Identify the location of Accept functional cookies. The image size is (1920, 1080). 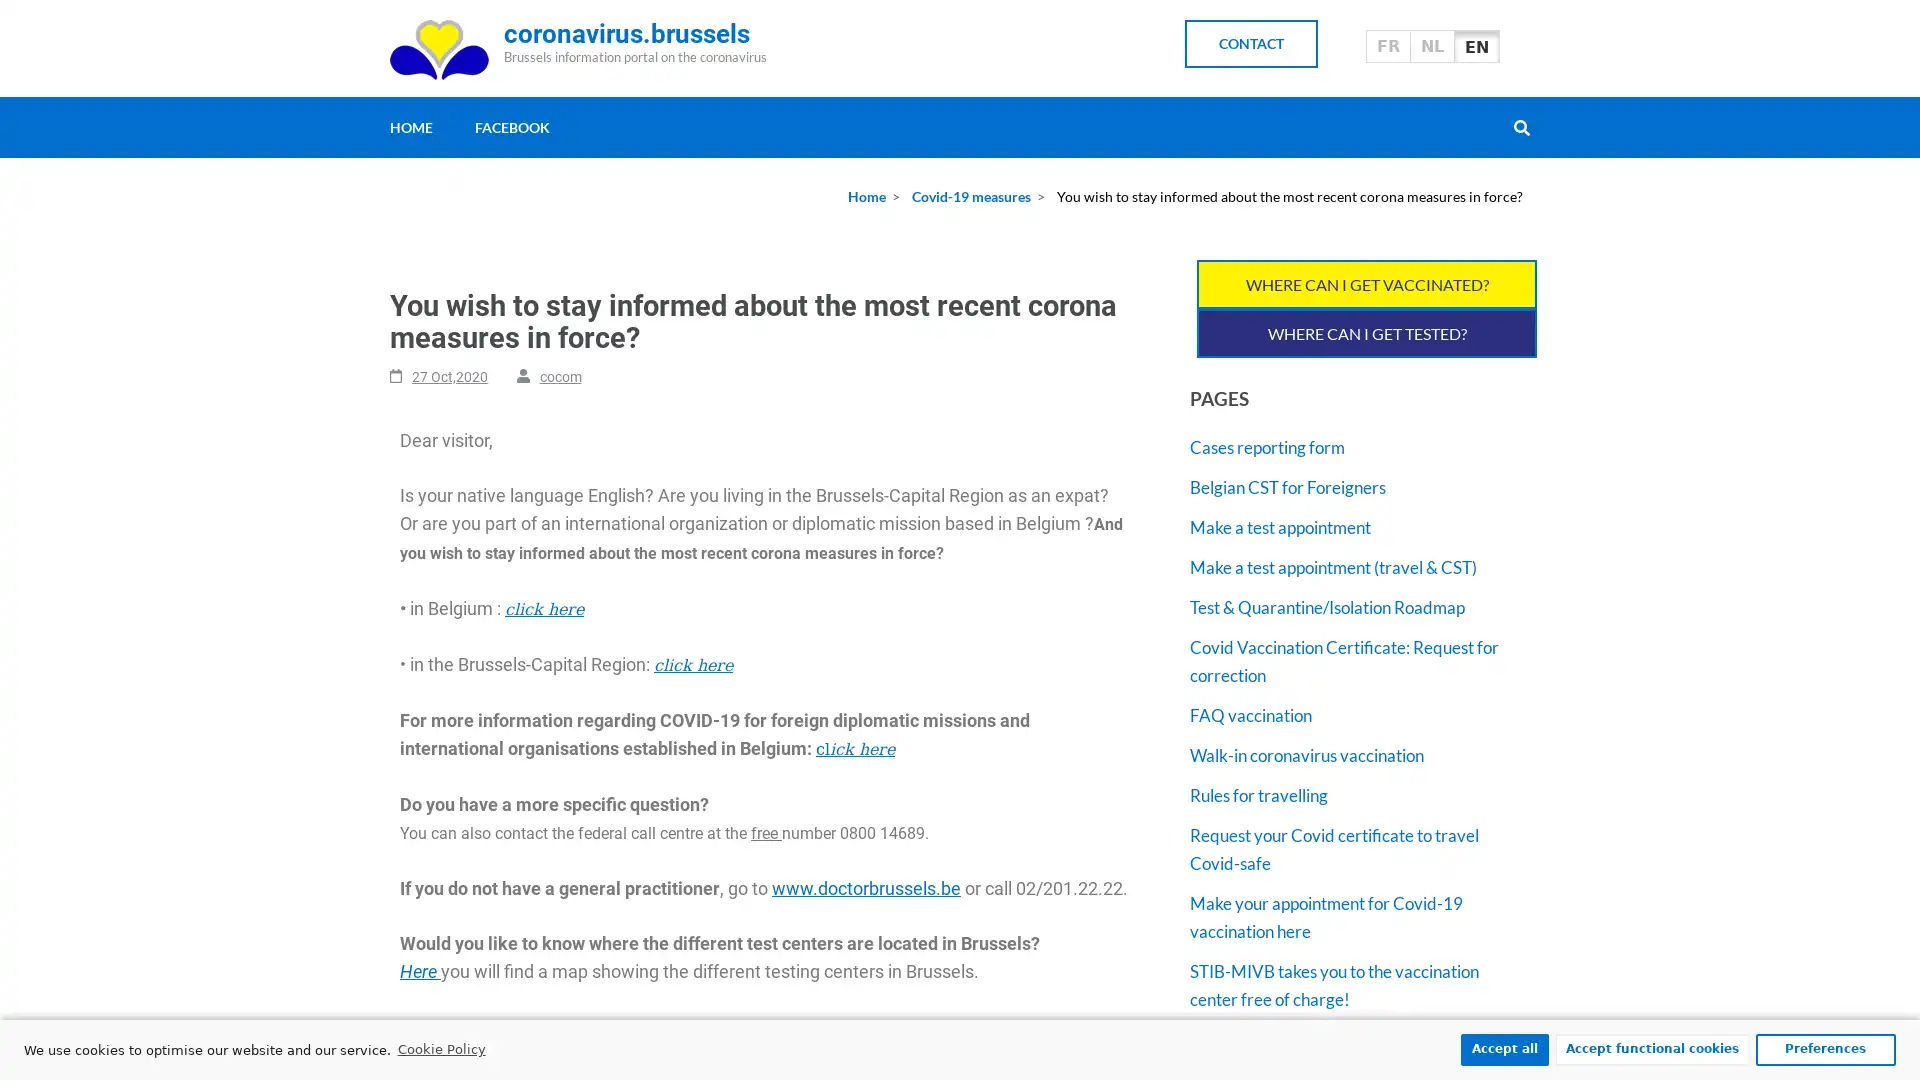
(1651, 1048).